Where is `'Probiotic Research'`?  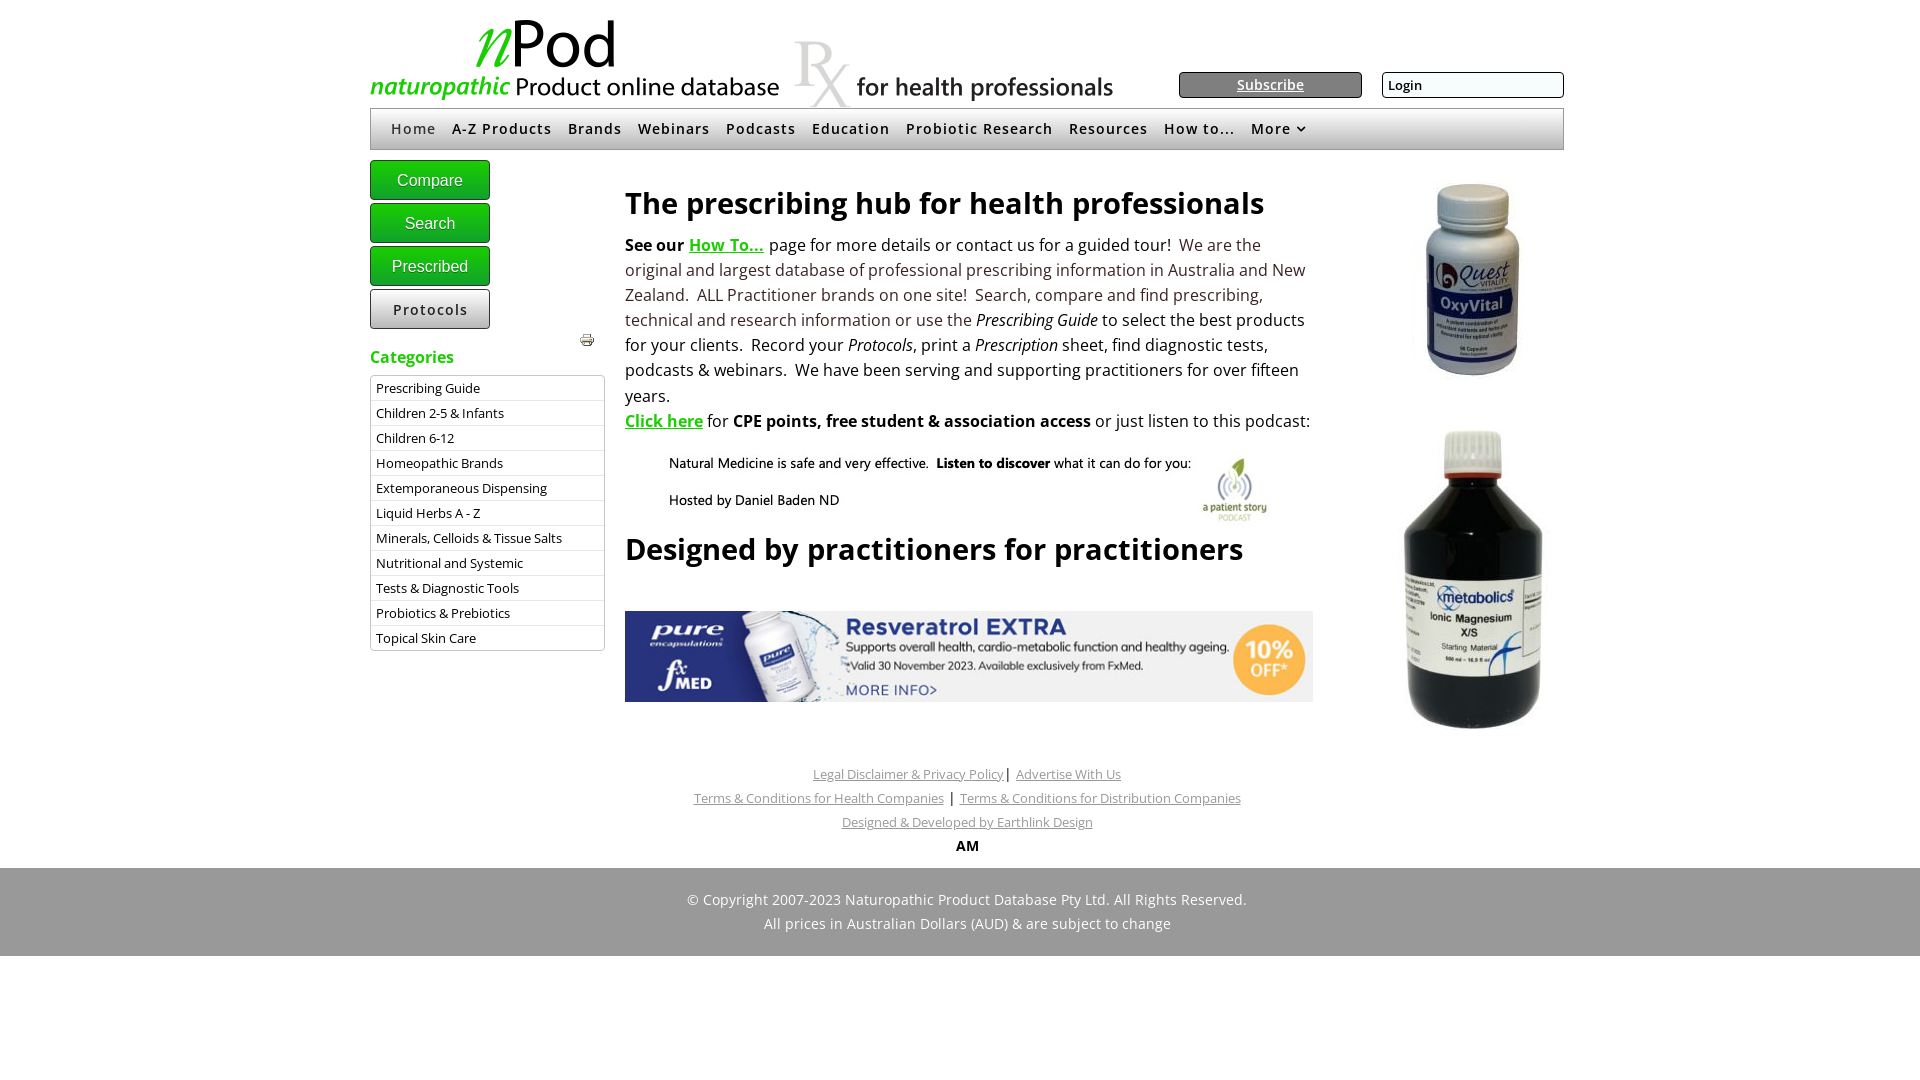
'Probiotic Research' is located at coordinates (979, 128).